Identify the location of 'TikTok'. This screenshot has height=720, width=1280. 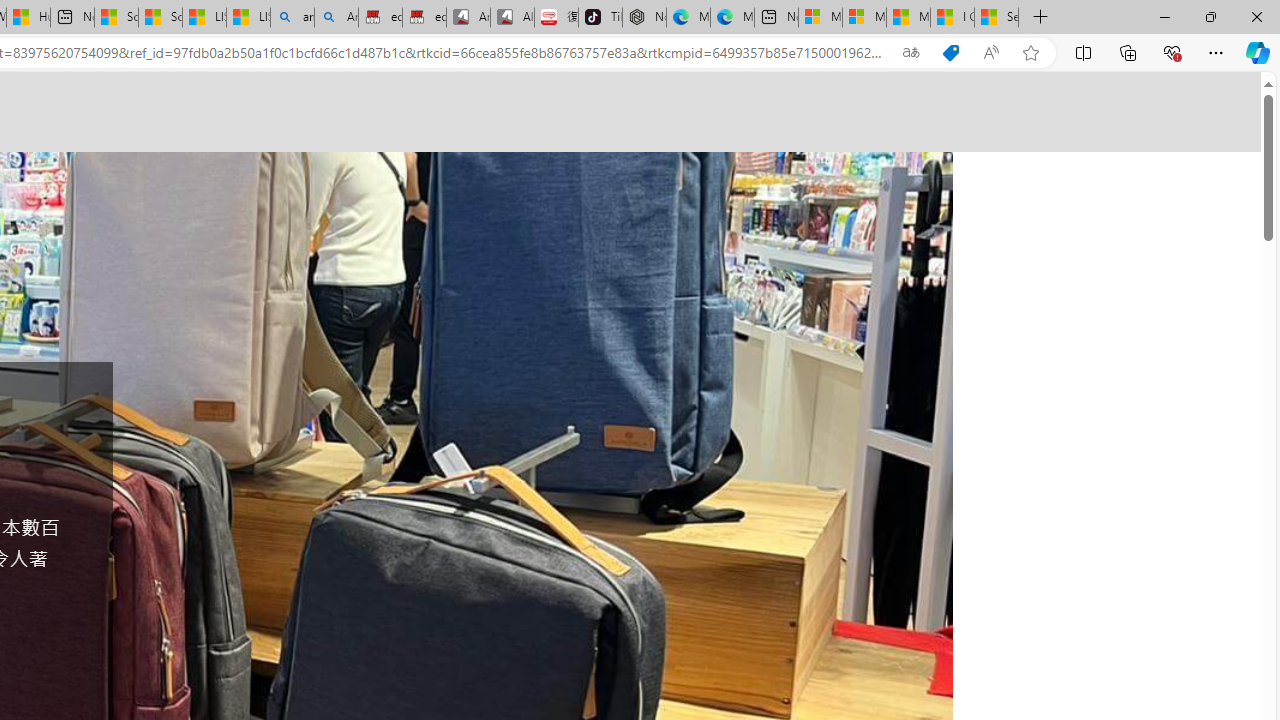
(599, 17).